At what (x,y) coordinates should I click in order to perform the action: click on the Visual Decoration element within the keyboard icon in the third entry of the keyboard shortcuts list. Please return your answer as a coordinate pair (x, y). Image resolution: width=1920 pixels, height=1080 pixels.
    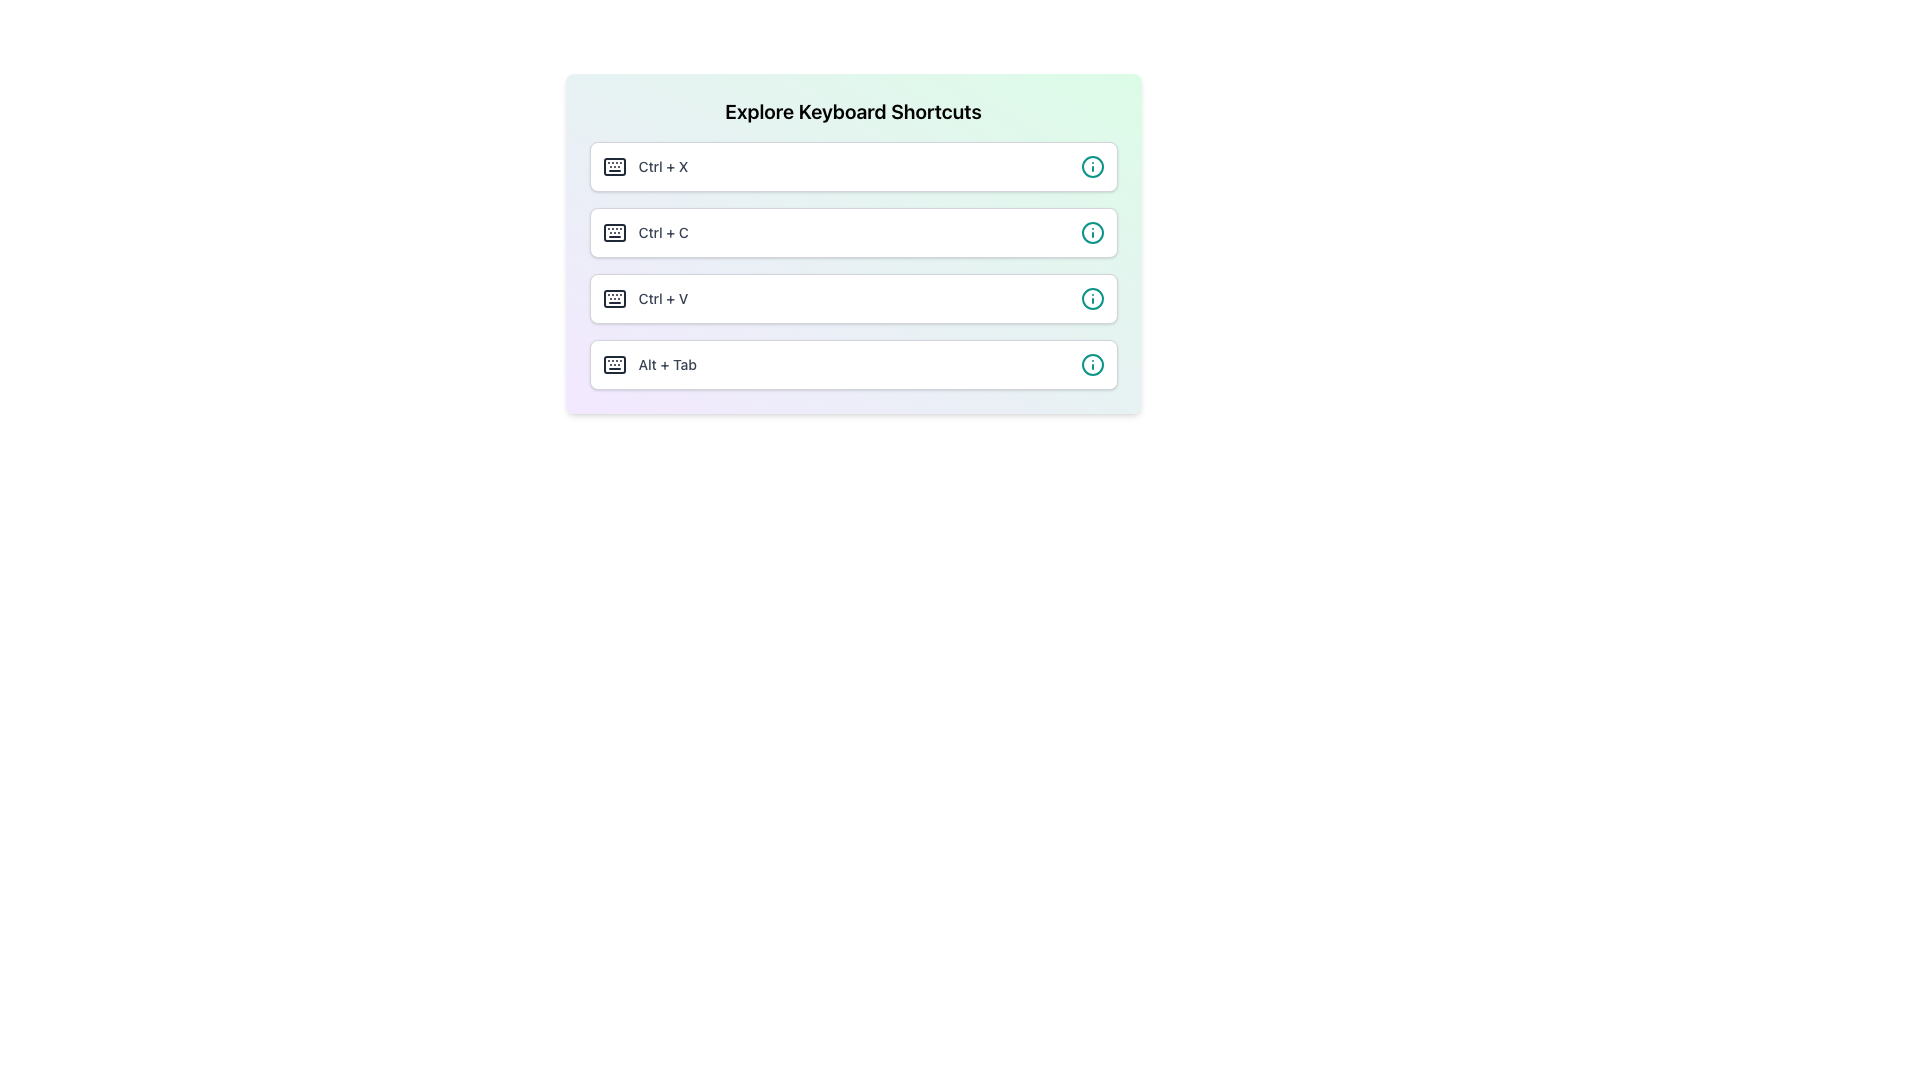
    Looking at the image, I should click on (613, 299).